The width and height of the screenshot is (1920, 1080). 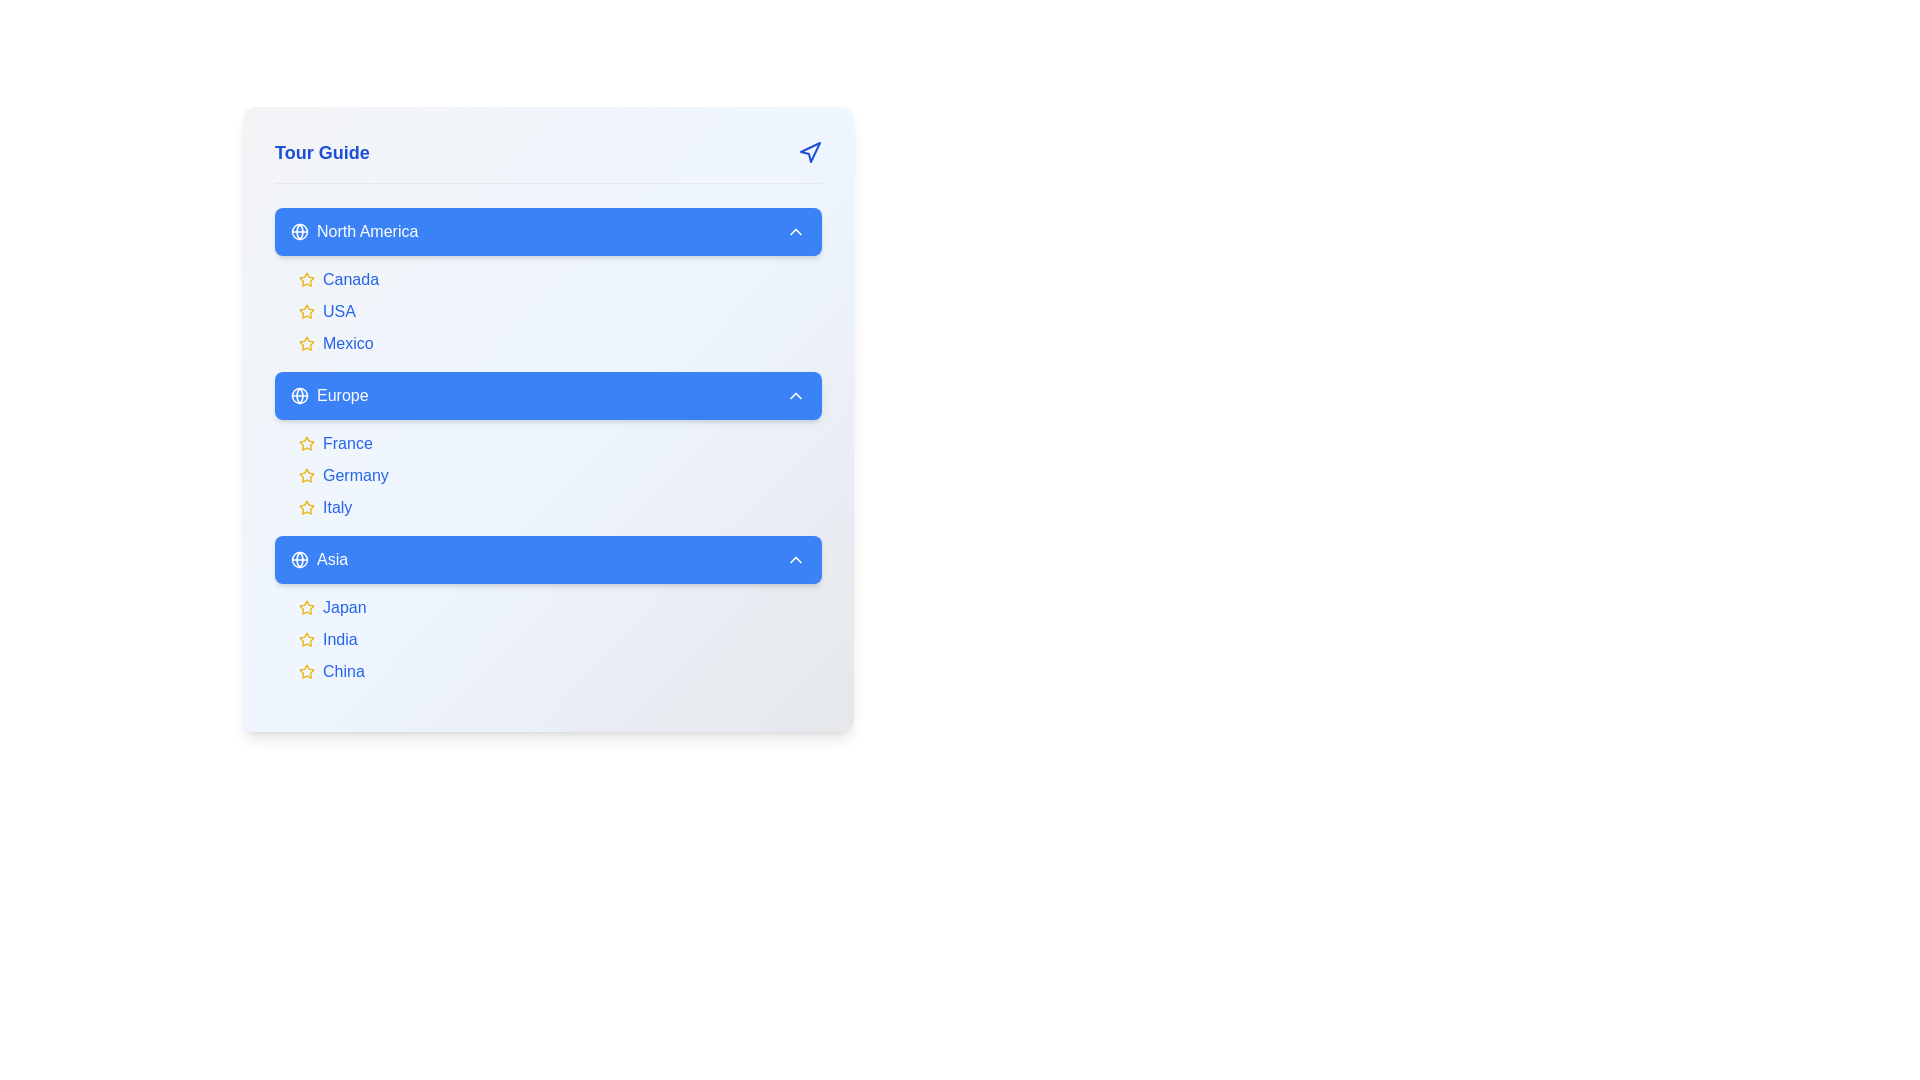 What do you see at coordinates (306, 342) in the screenshot?
I see `the star icon that serves as a favorite or rating marker for the 'Mexico' entry in the 'North America' section of the categorized list` at bounding box center [306, 342].